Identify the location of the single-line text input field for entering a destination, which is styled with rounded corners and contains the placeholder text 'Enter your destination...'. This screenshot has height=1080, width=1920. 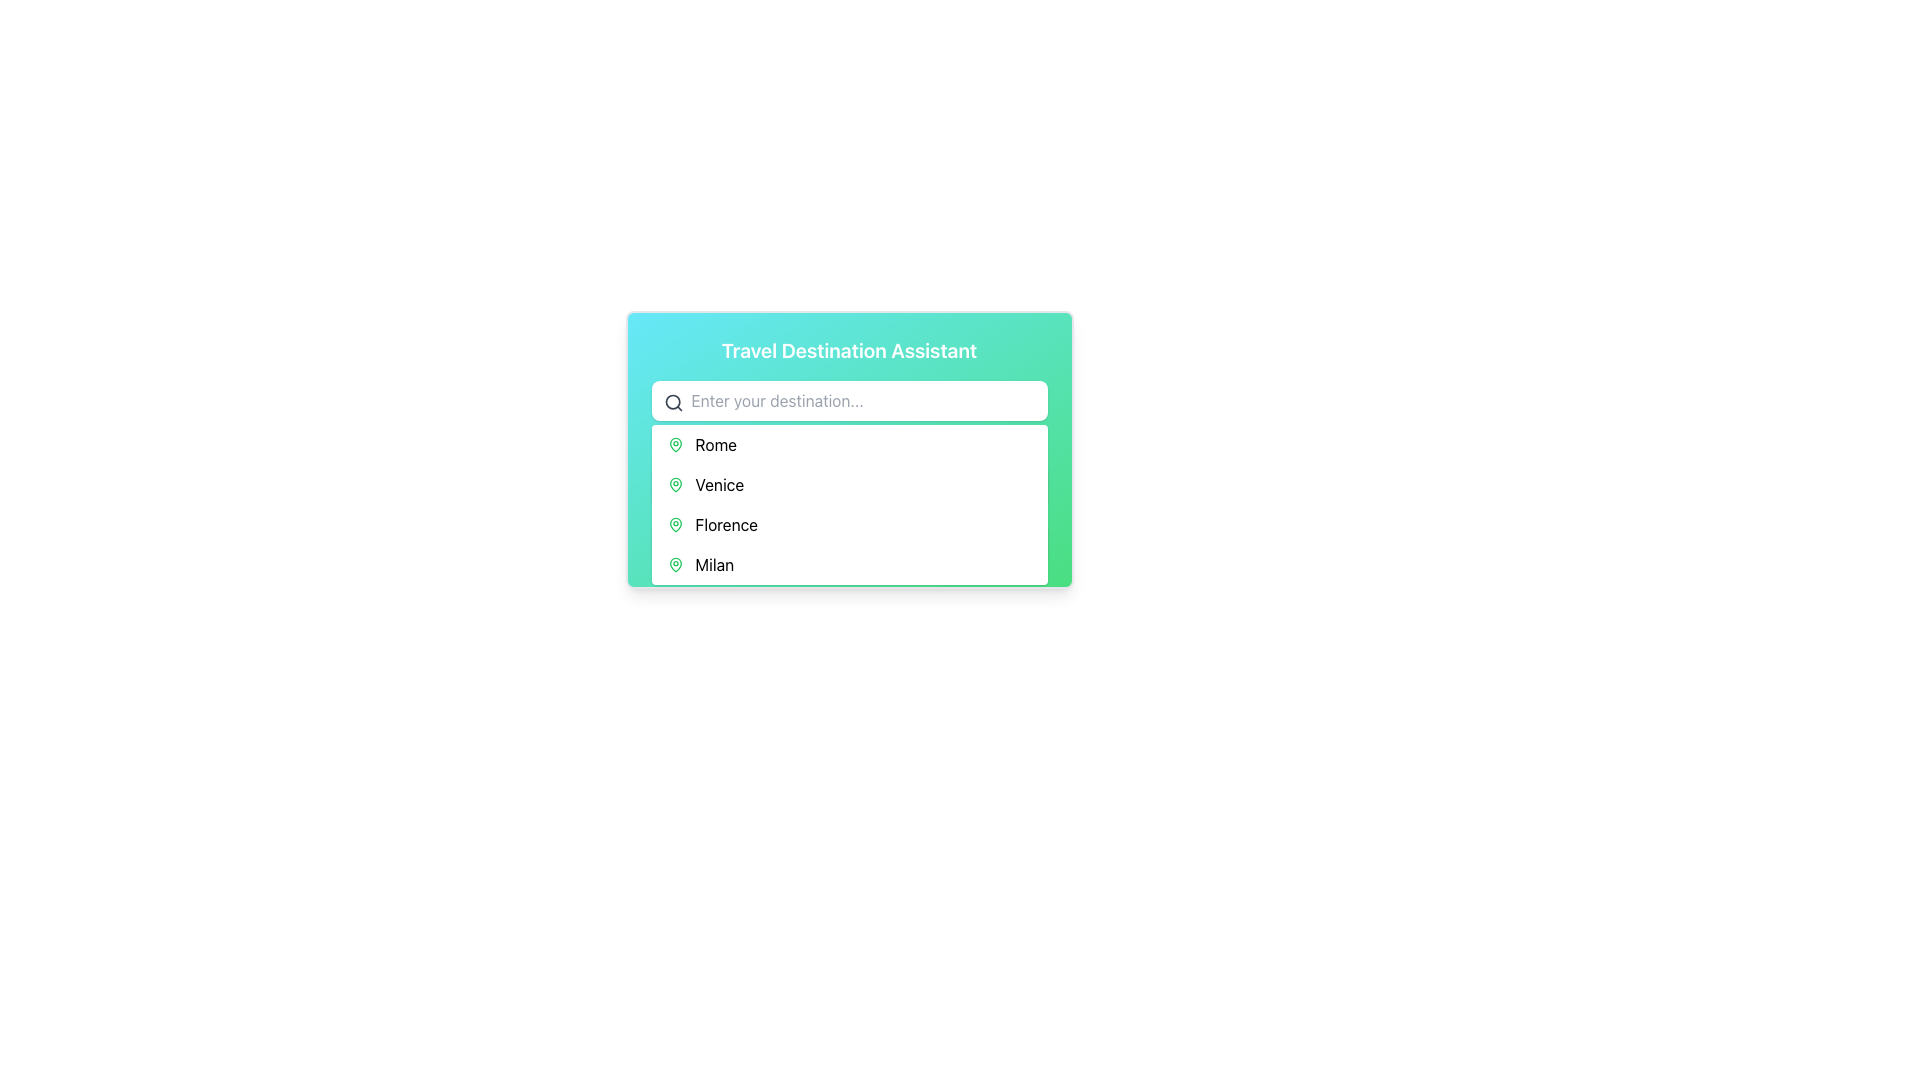
(849, 401).